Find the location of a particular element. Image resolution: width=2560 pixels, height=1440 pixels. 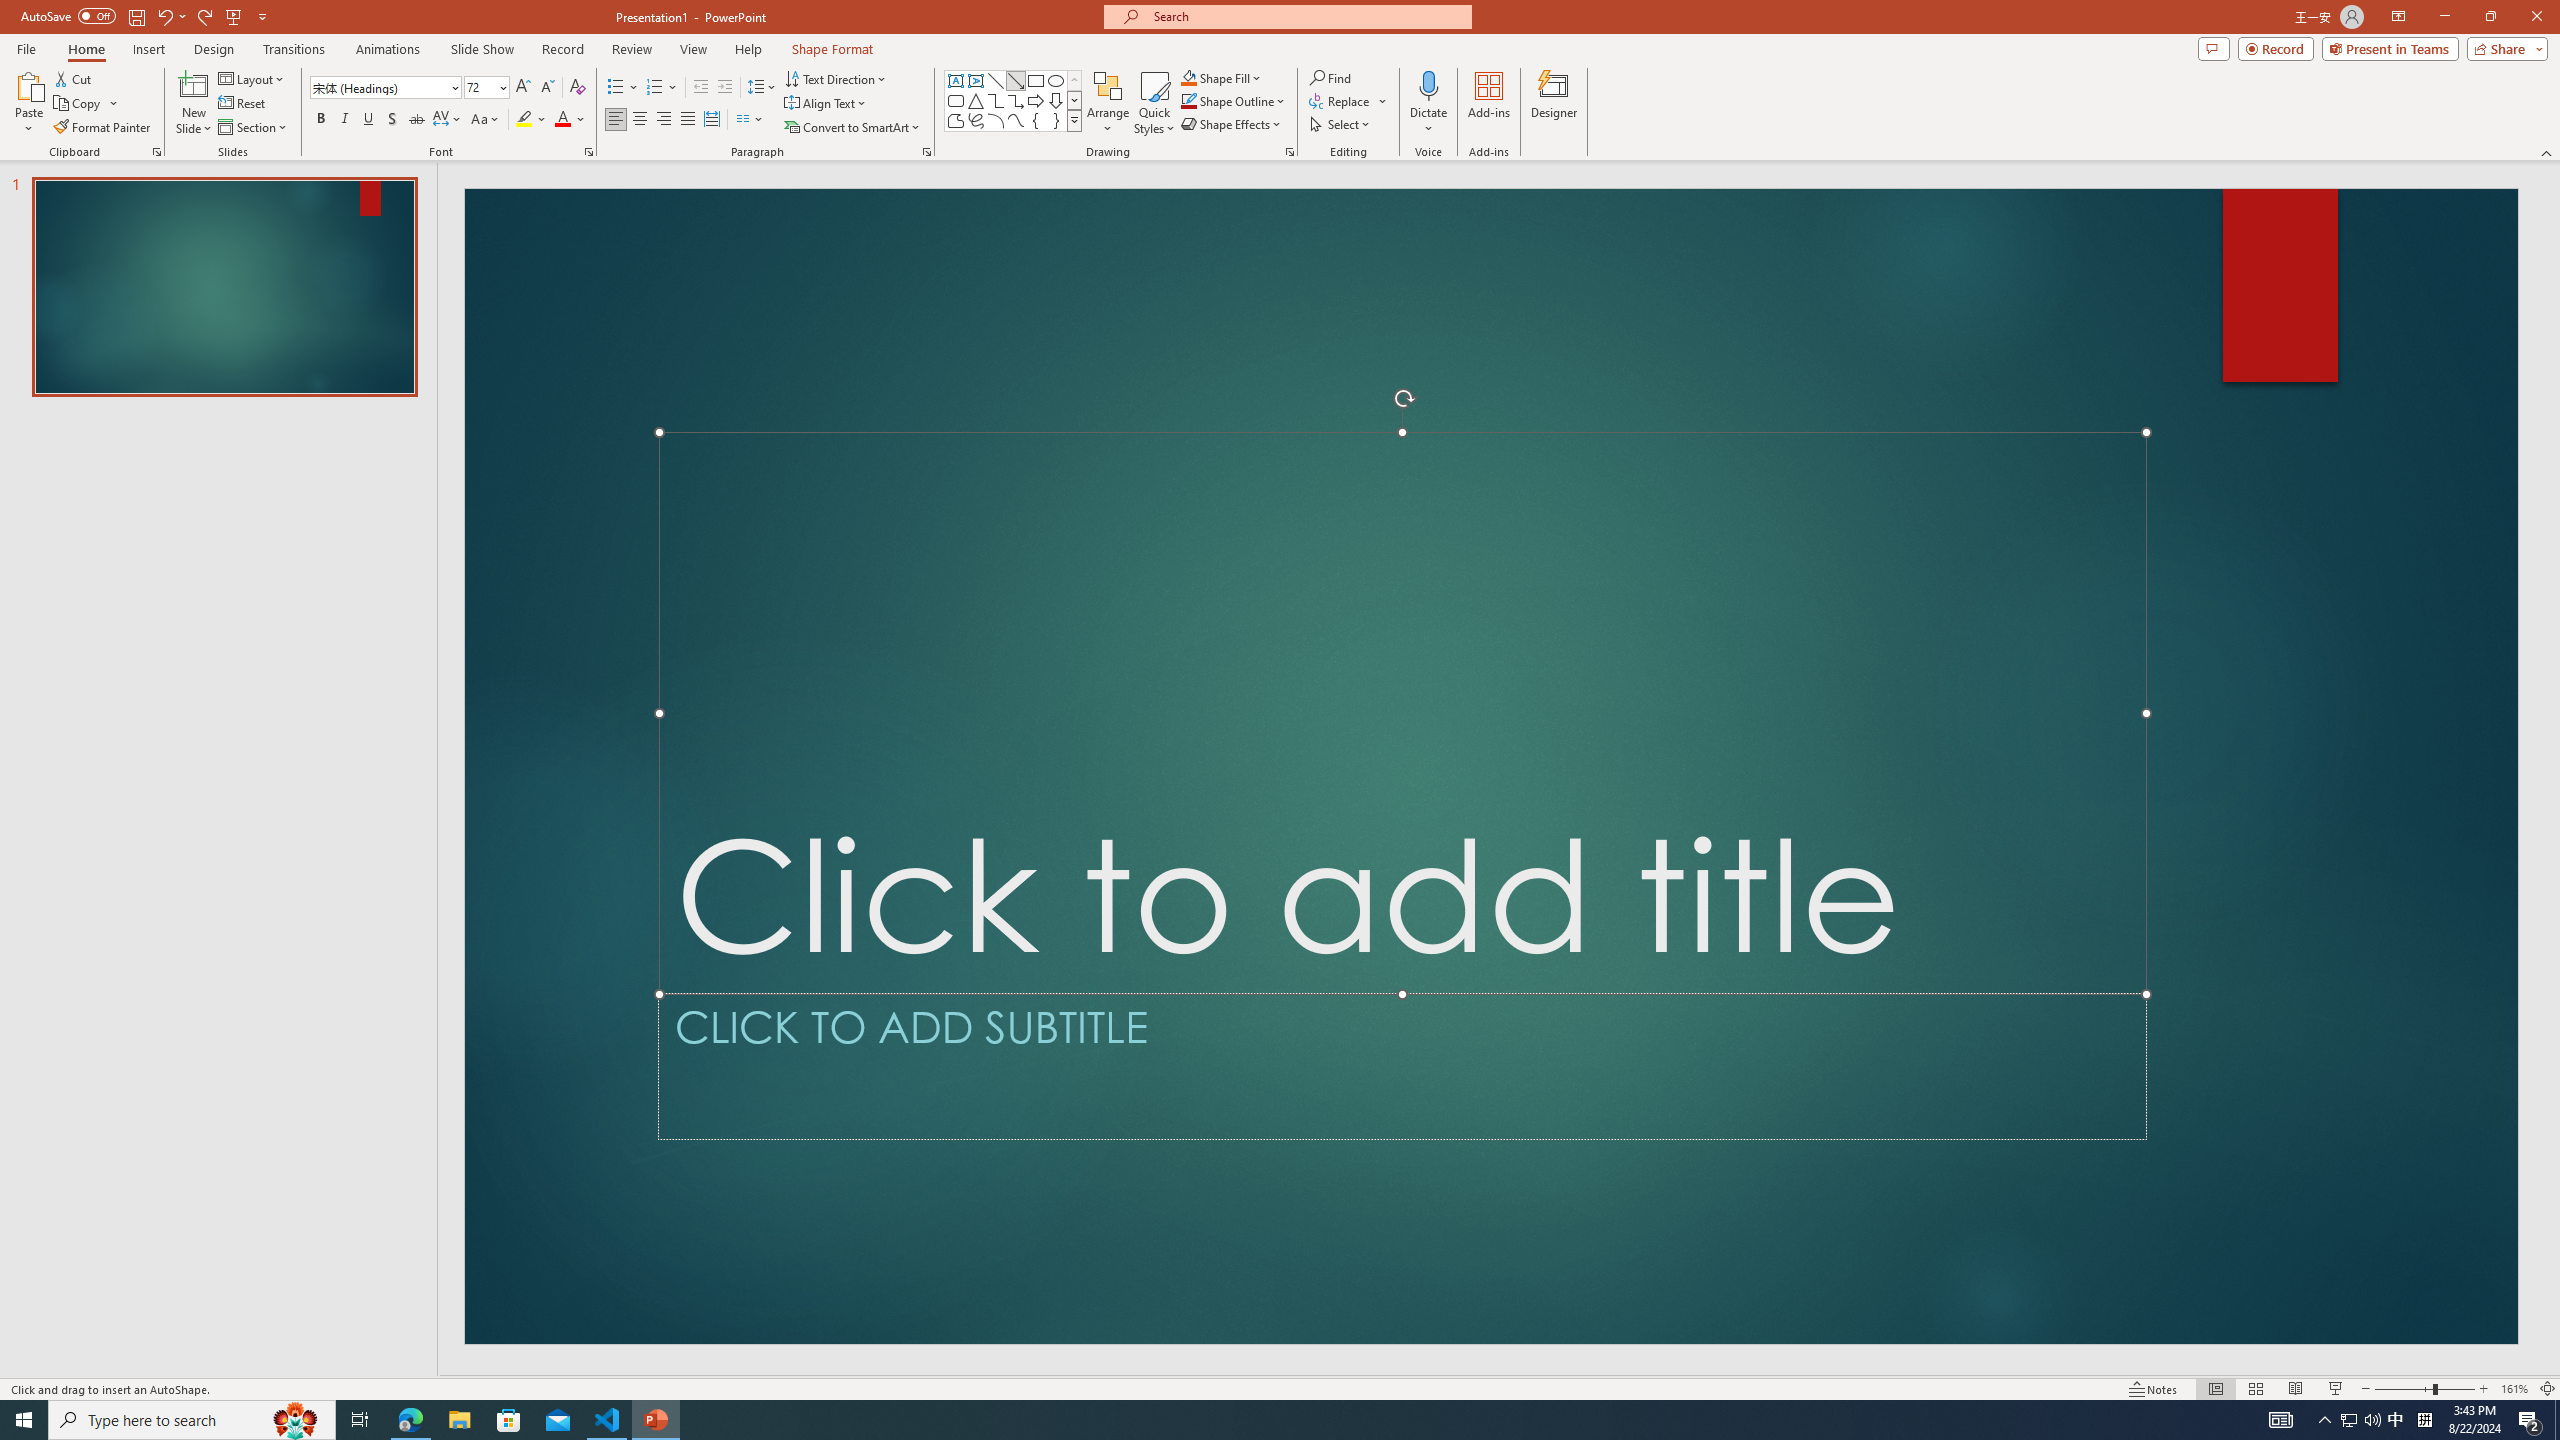

'Subtitle TextBox' is located at coordinates (1402, 1066).